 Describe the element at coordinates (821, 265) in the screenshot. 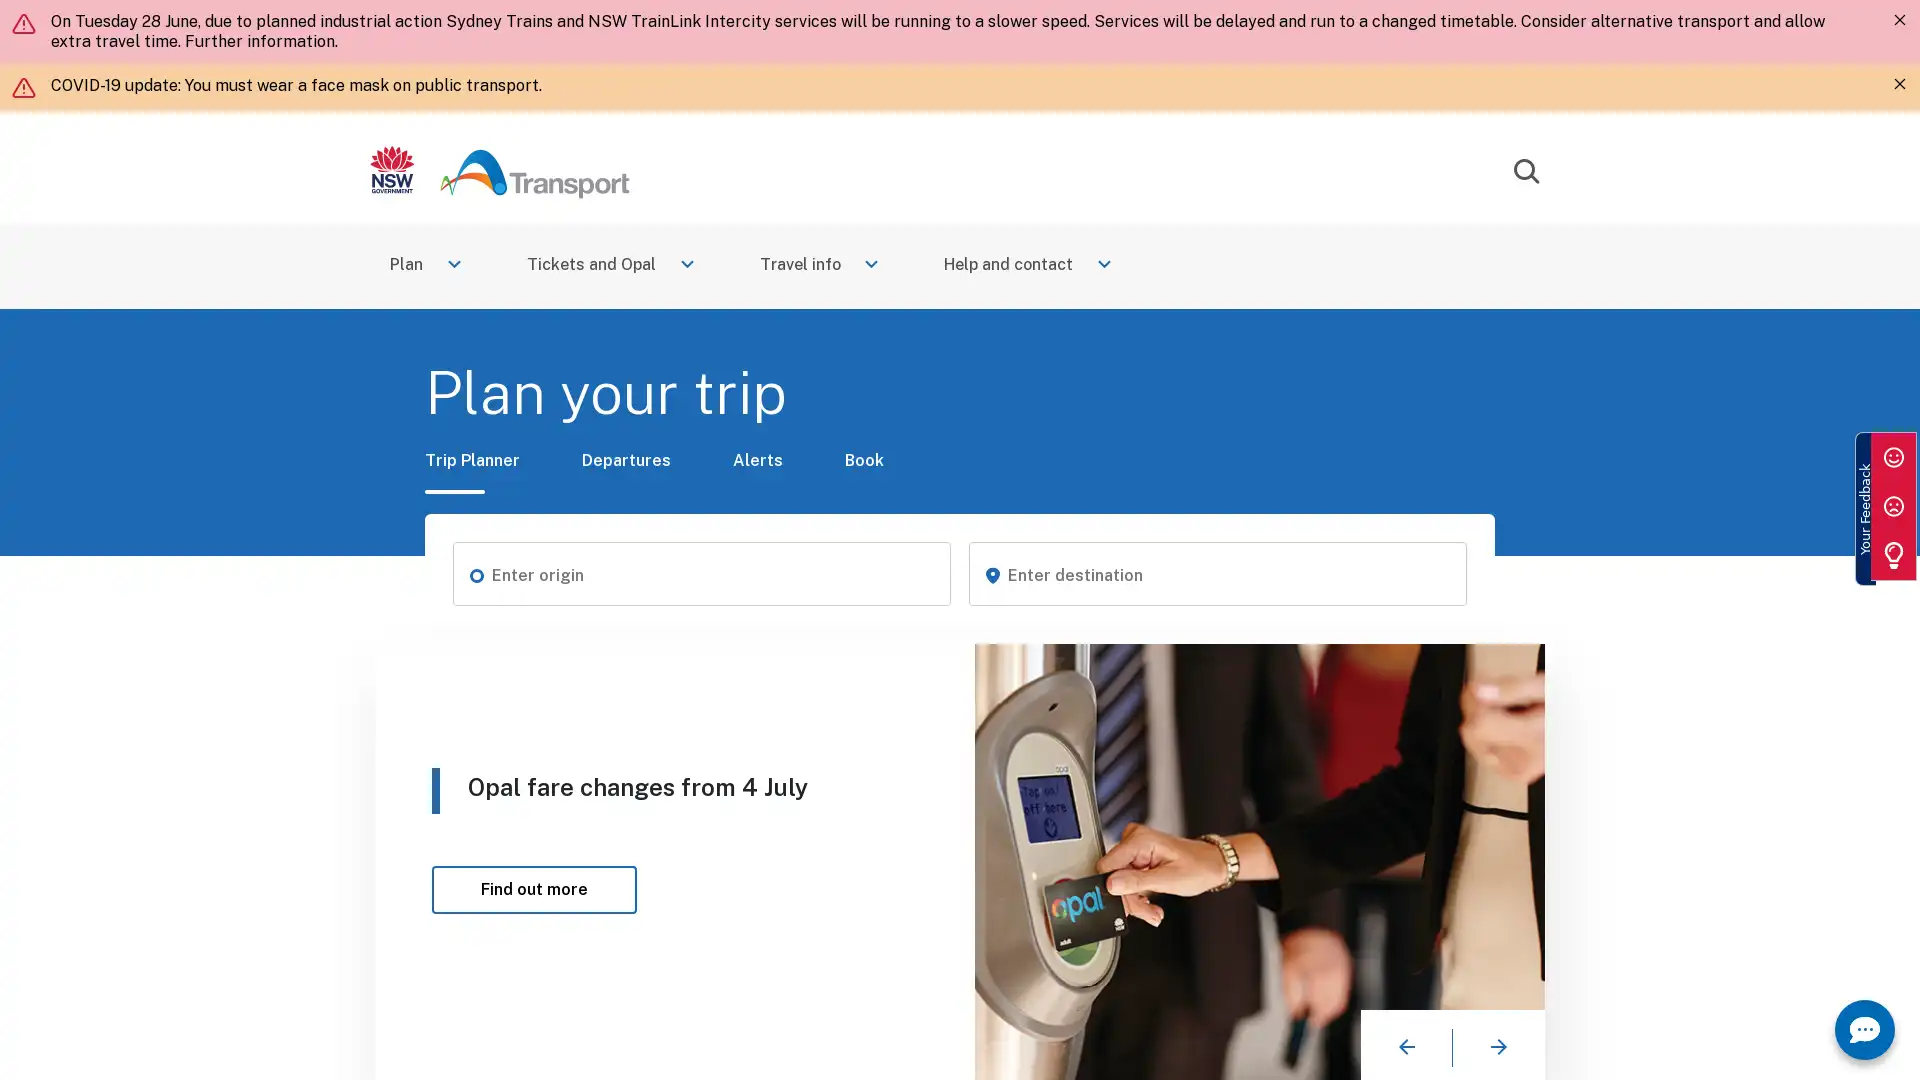

I see `Travel info` at that location.